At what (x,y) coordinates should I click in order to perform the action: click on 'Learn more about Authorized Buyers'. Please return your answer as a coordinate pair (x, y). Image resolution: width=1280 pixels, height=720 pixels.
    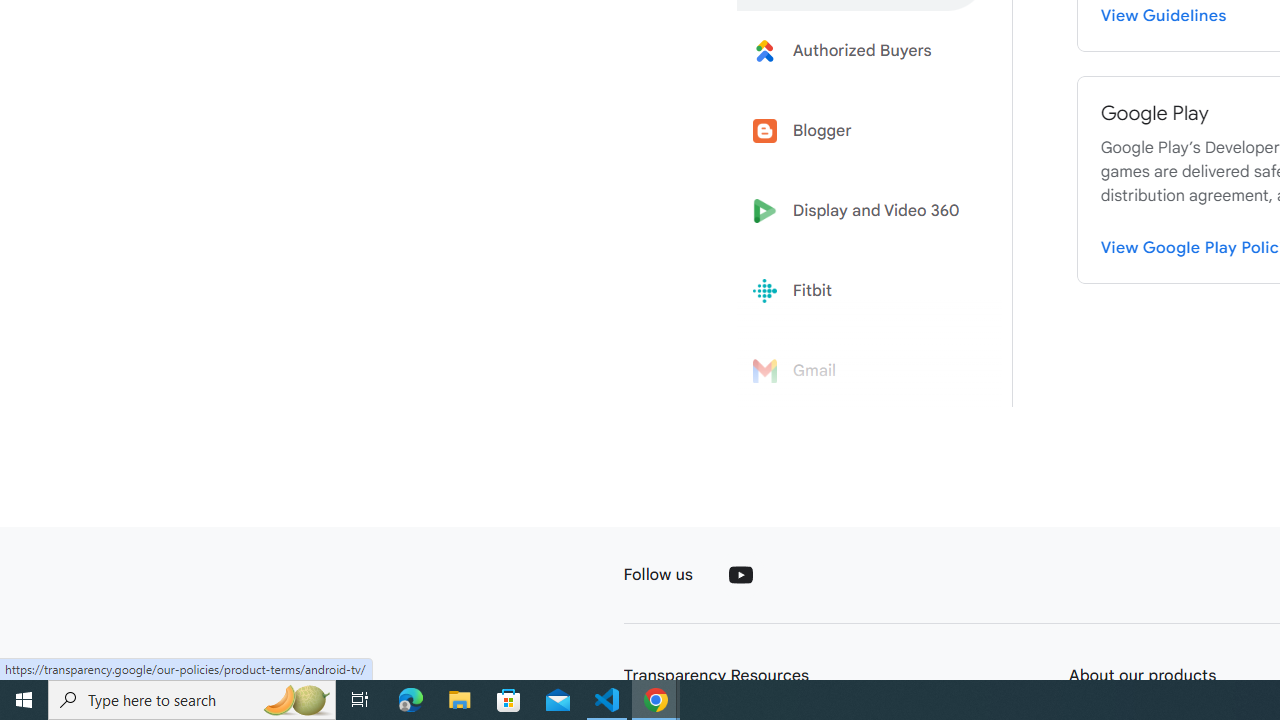
    Looking at the image, I should click on (862, 49).